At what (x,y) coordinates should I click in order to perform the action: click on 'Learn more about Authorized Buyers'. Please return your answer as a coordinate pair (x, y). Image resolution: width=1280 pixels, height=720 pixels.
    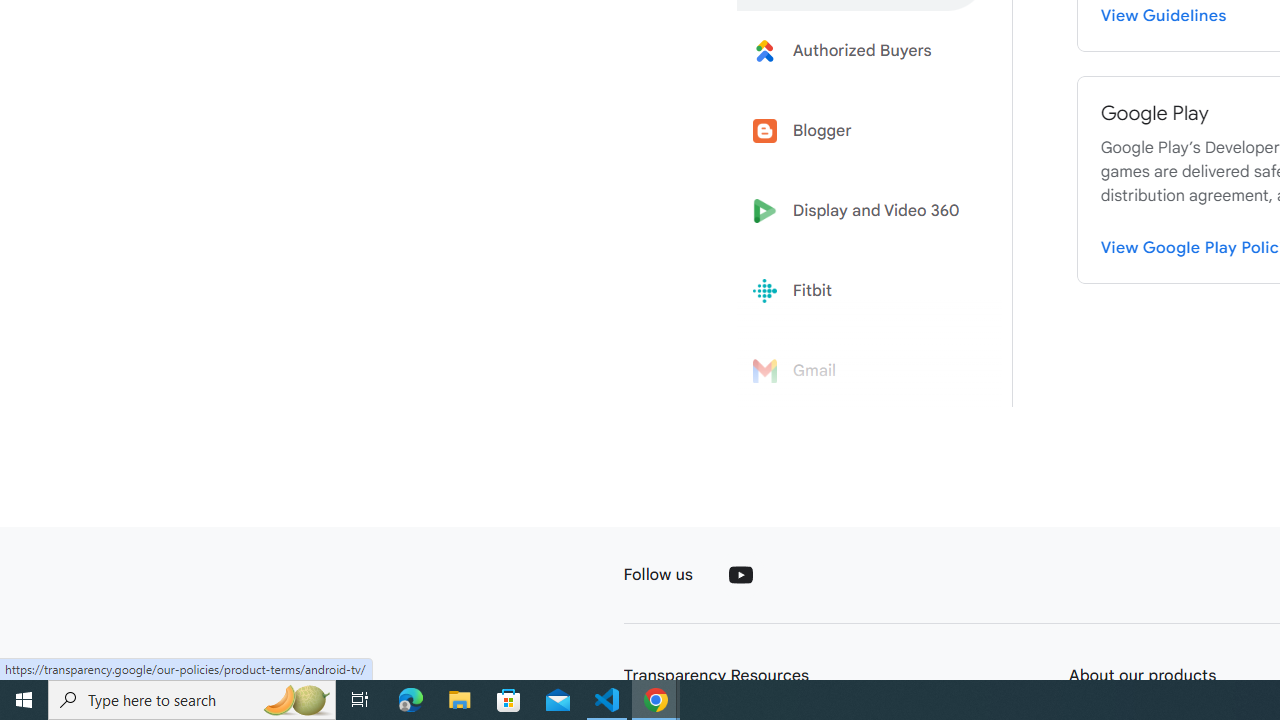
    Looking at the image, I should click on (862, 49).